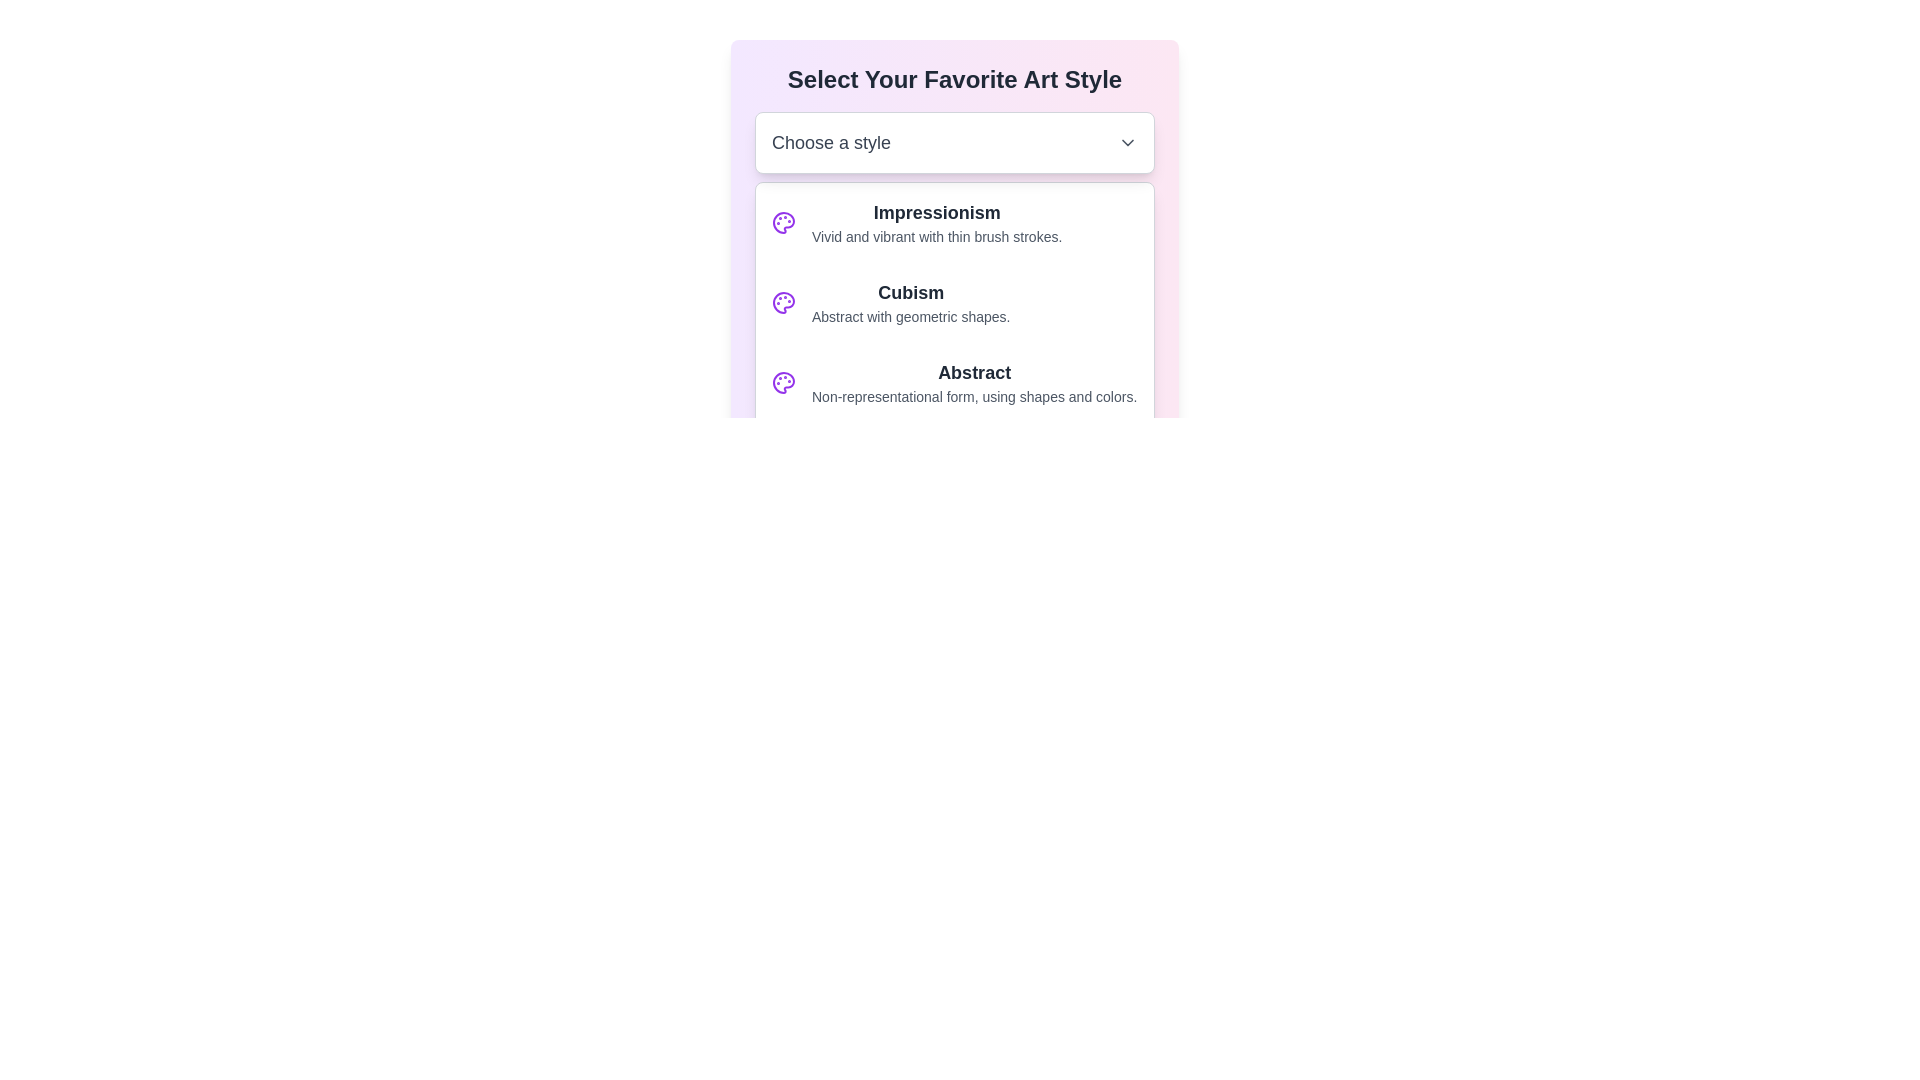  What do you see at coordinates (782, 223) in the screenshot?
I see `the 'Impressionism' icon located at the leftmost section of the first option group under the heading 'Select Your Favorite Art Style'` at bounding box center [782, 223].